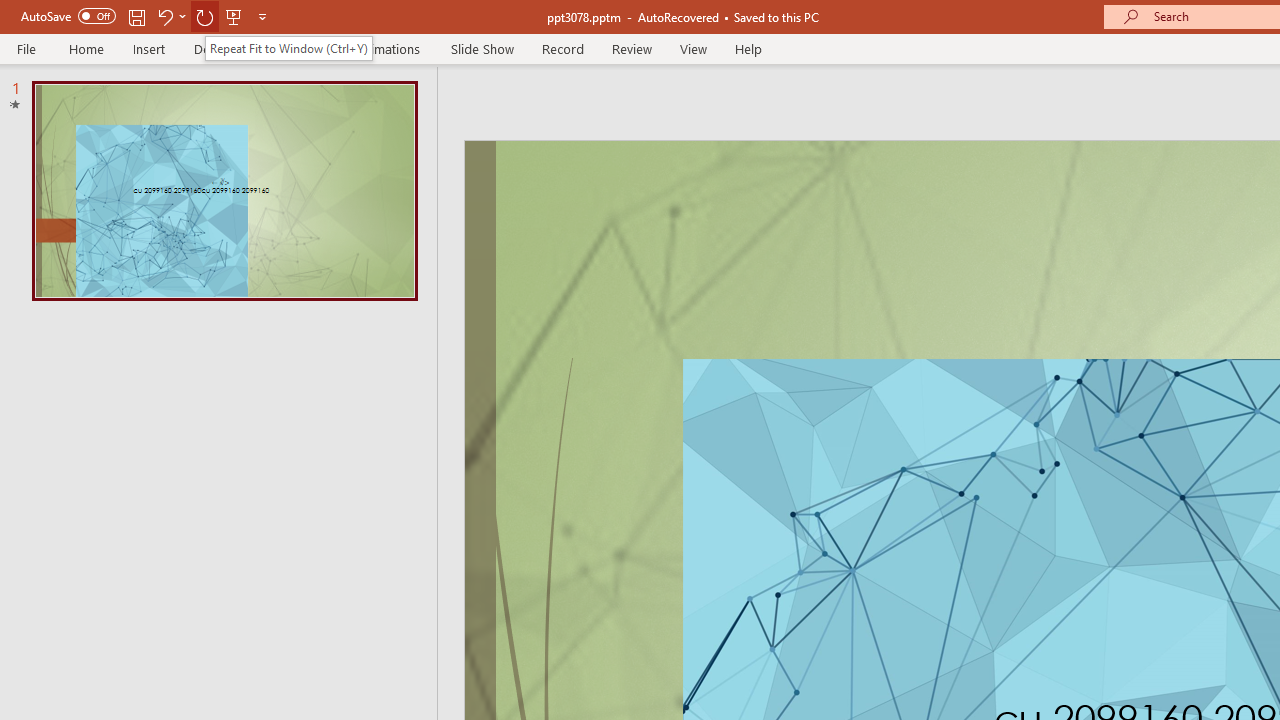  Describe the element at coordinates (287, 47) in the screenshot. I see `'Repeat Fit to Window (Ctrl+Y)'` at that location.